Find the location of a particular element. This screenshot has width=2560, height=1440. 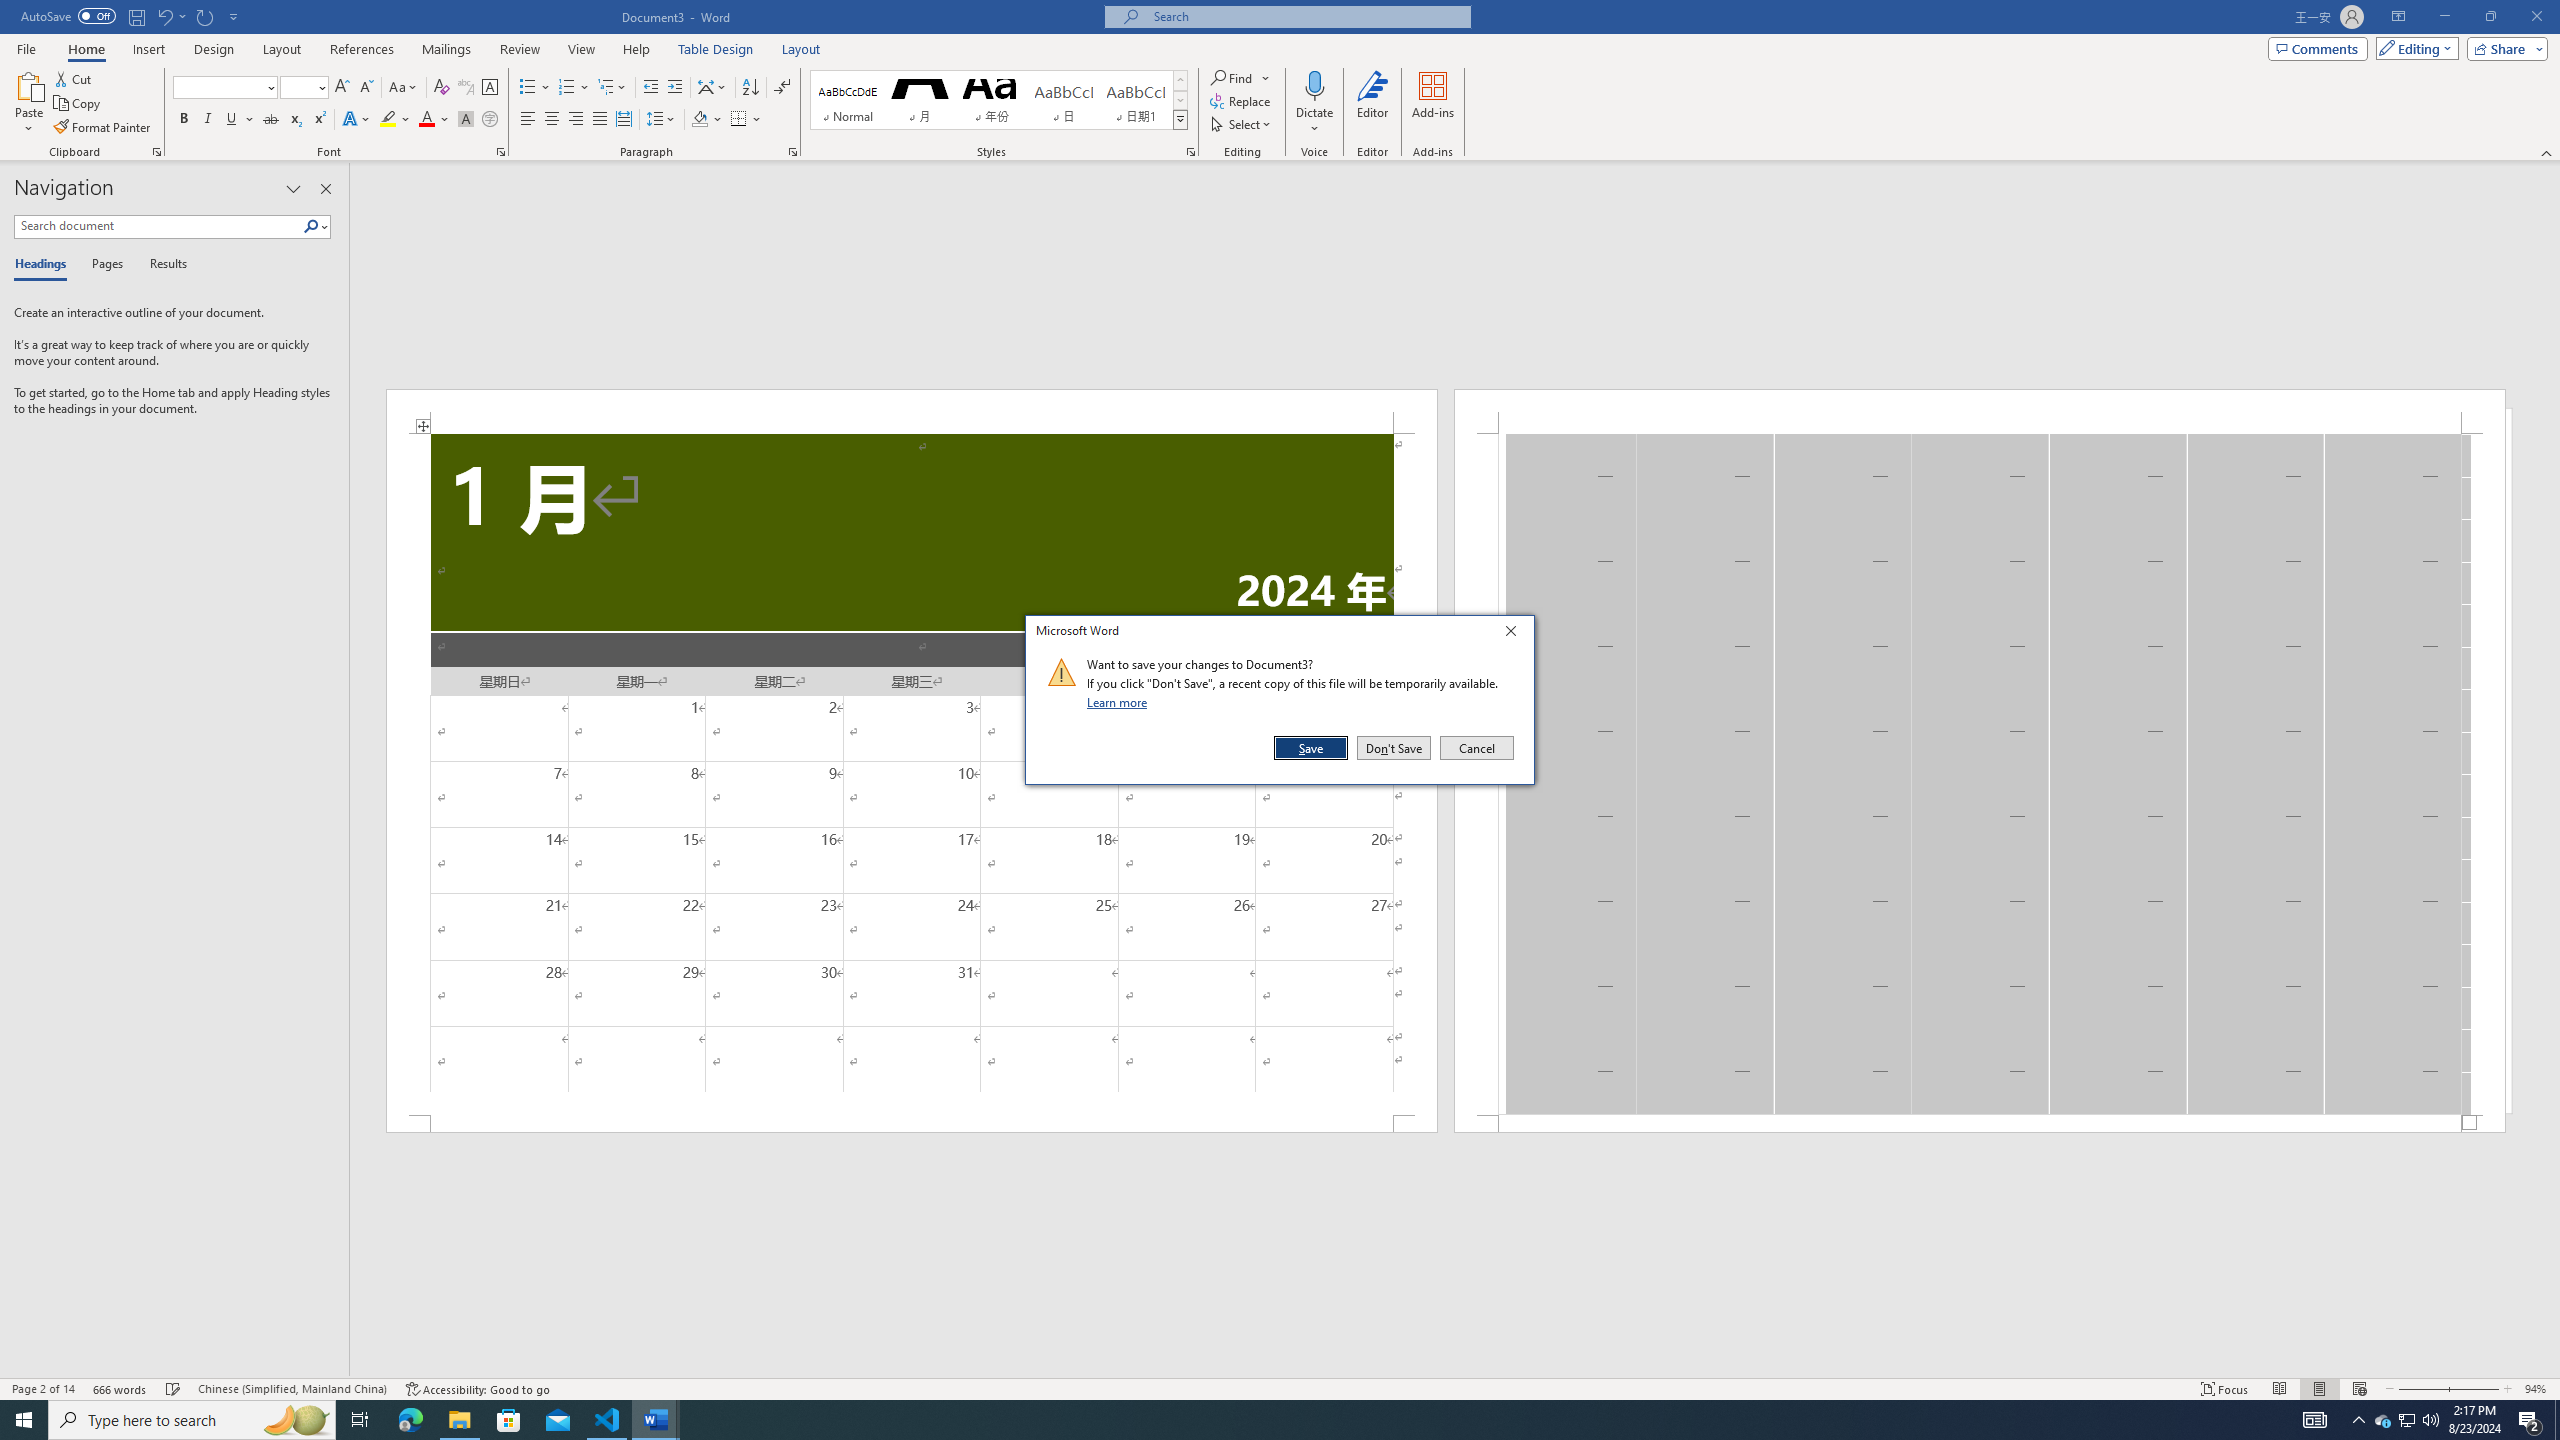

'User Promoted Notification Area' is located at coordinates (2405, 1418).